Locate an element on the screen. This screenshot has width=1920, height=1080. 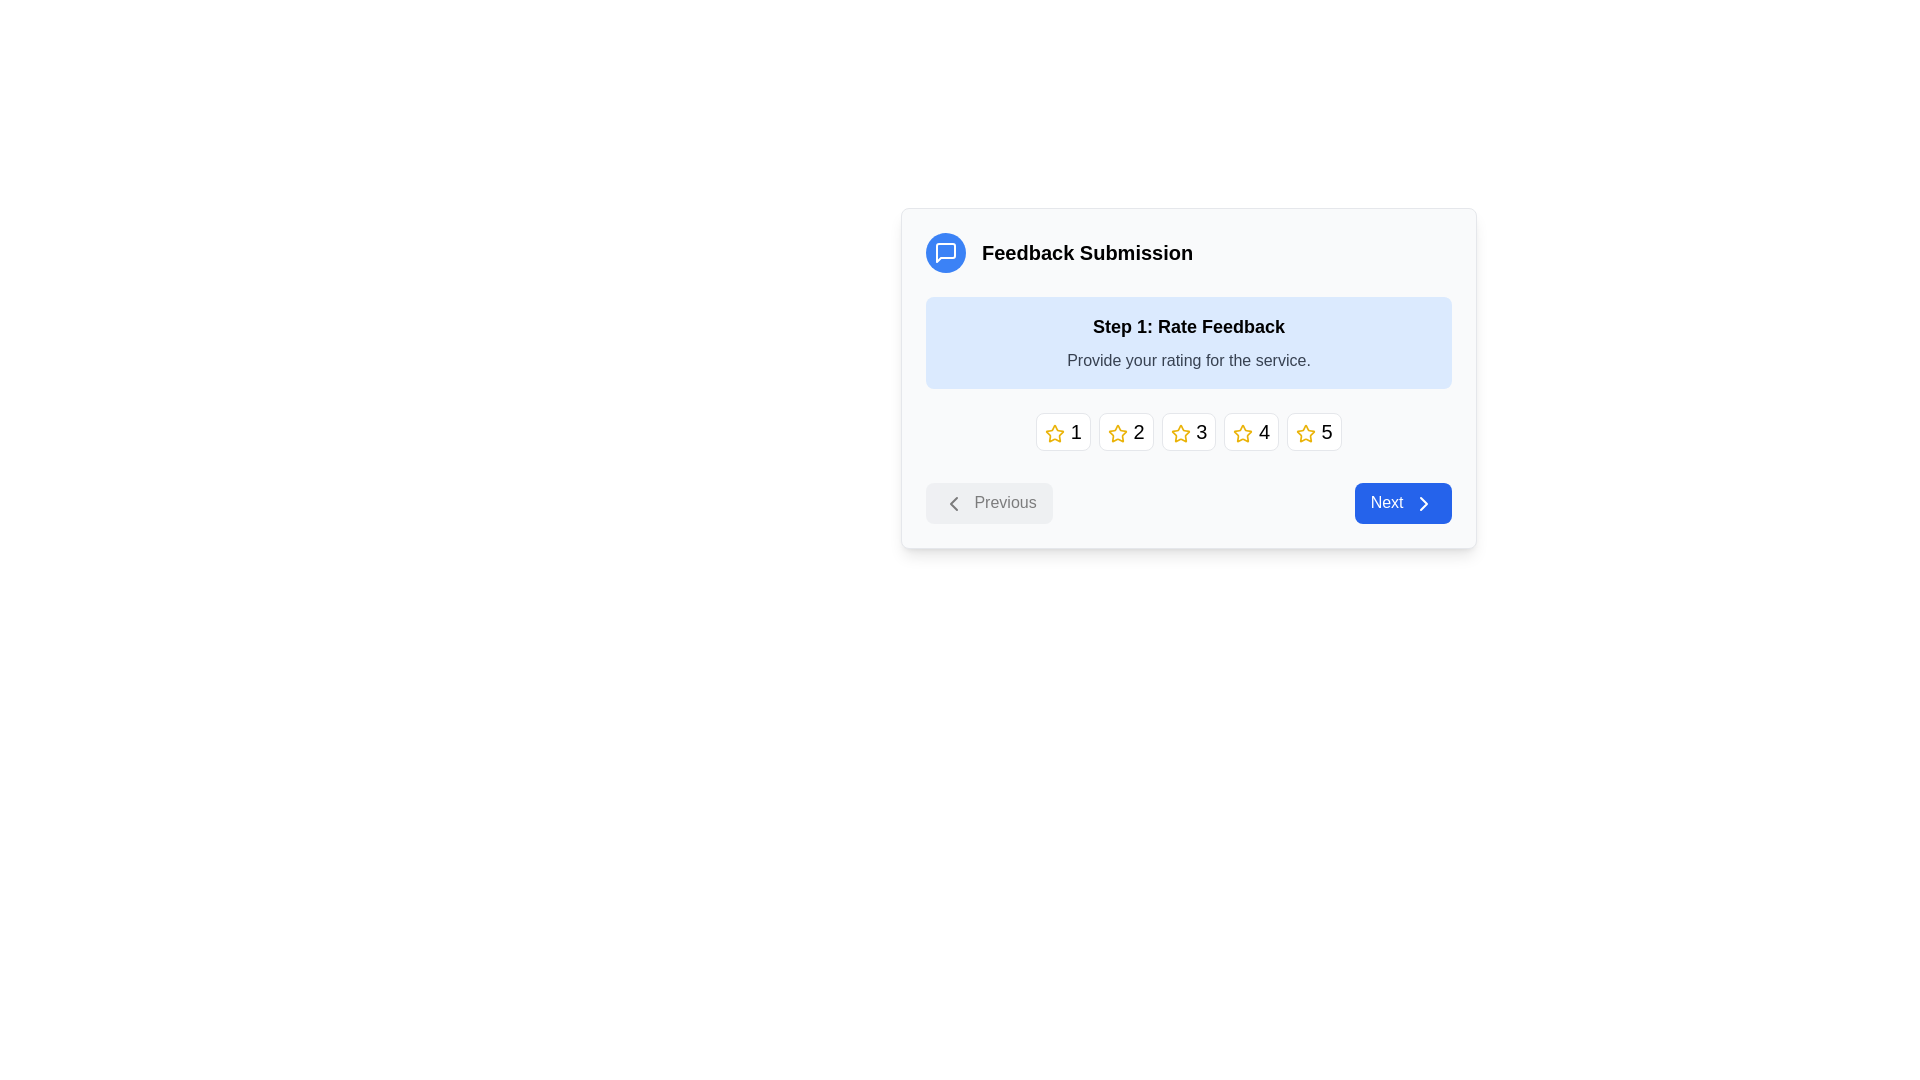
the button labeled '4', which is styled as a rounded rectangle with a white background and a light blue hover effect is located at coordinates (1250, 431).